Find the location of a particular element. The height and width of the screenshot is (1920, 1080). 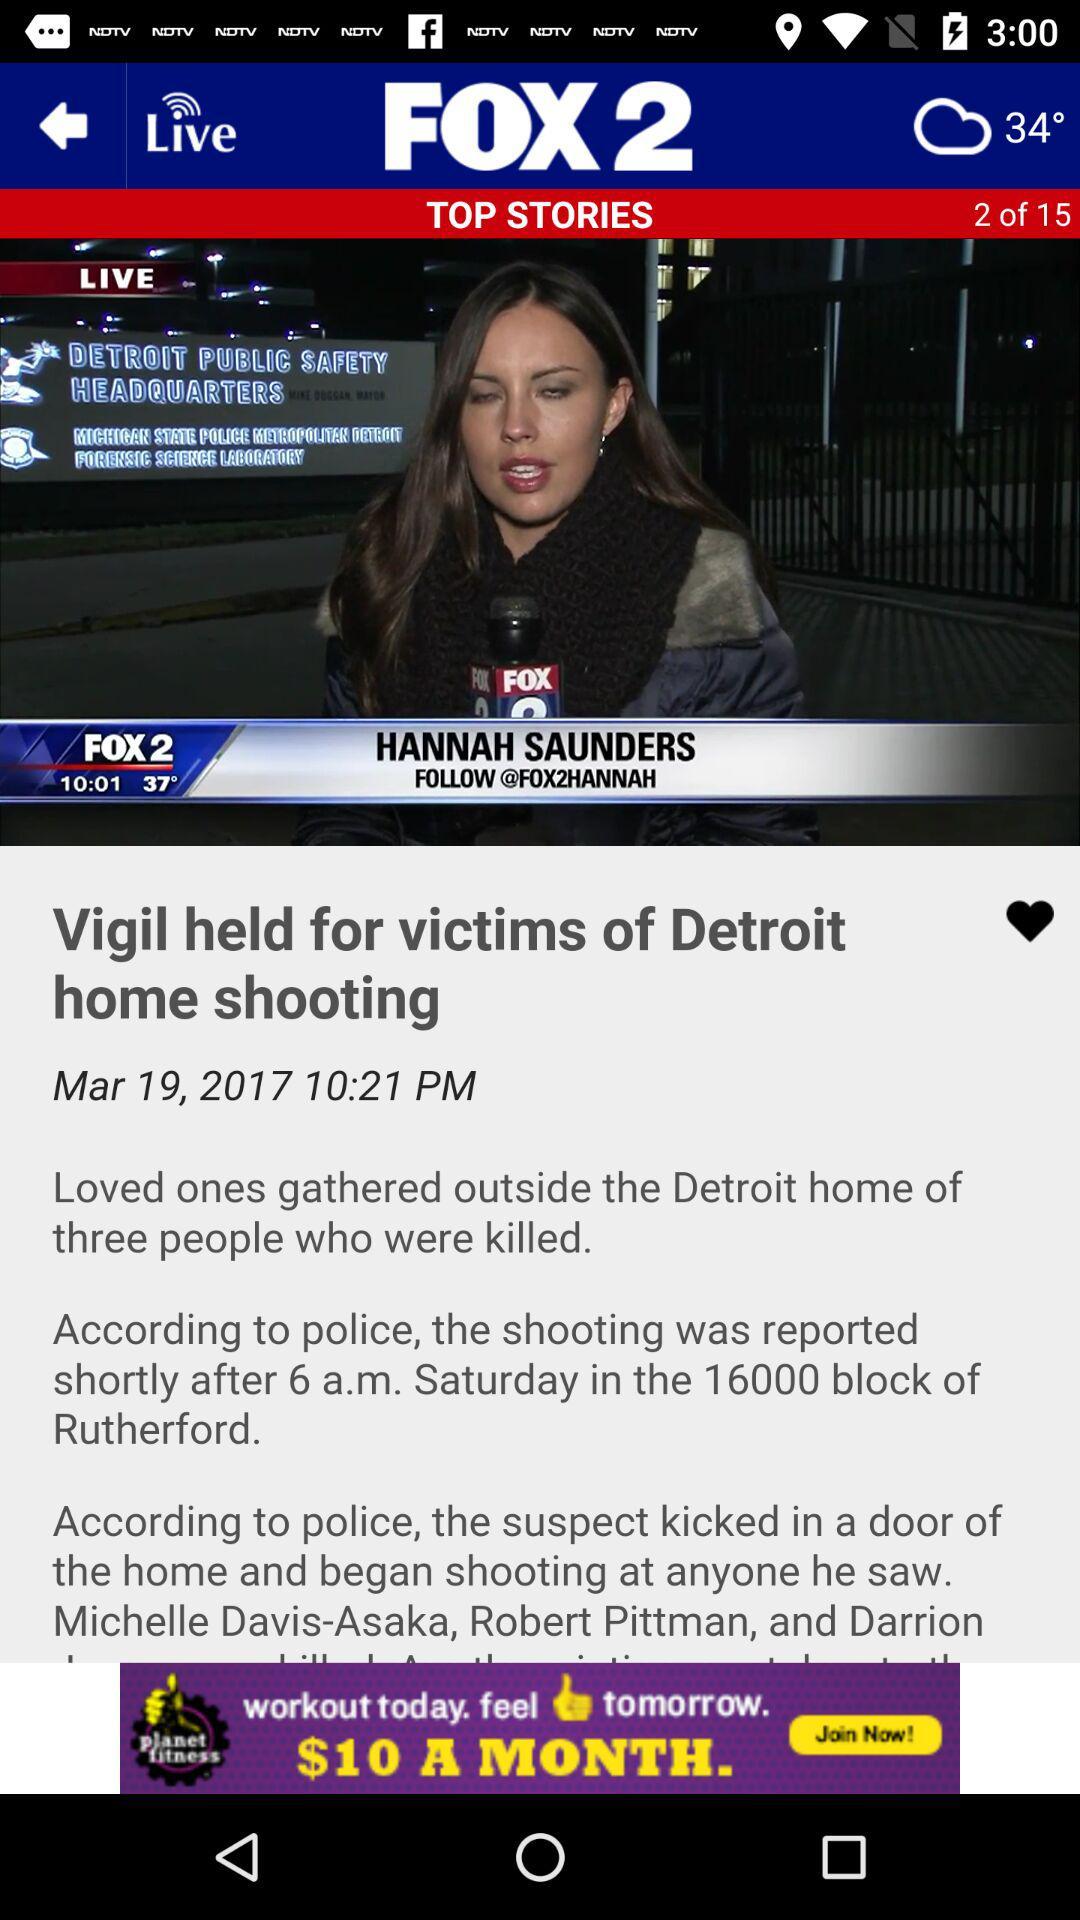

fox 2 icon is located at coordinates (540, 124).